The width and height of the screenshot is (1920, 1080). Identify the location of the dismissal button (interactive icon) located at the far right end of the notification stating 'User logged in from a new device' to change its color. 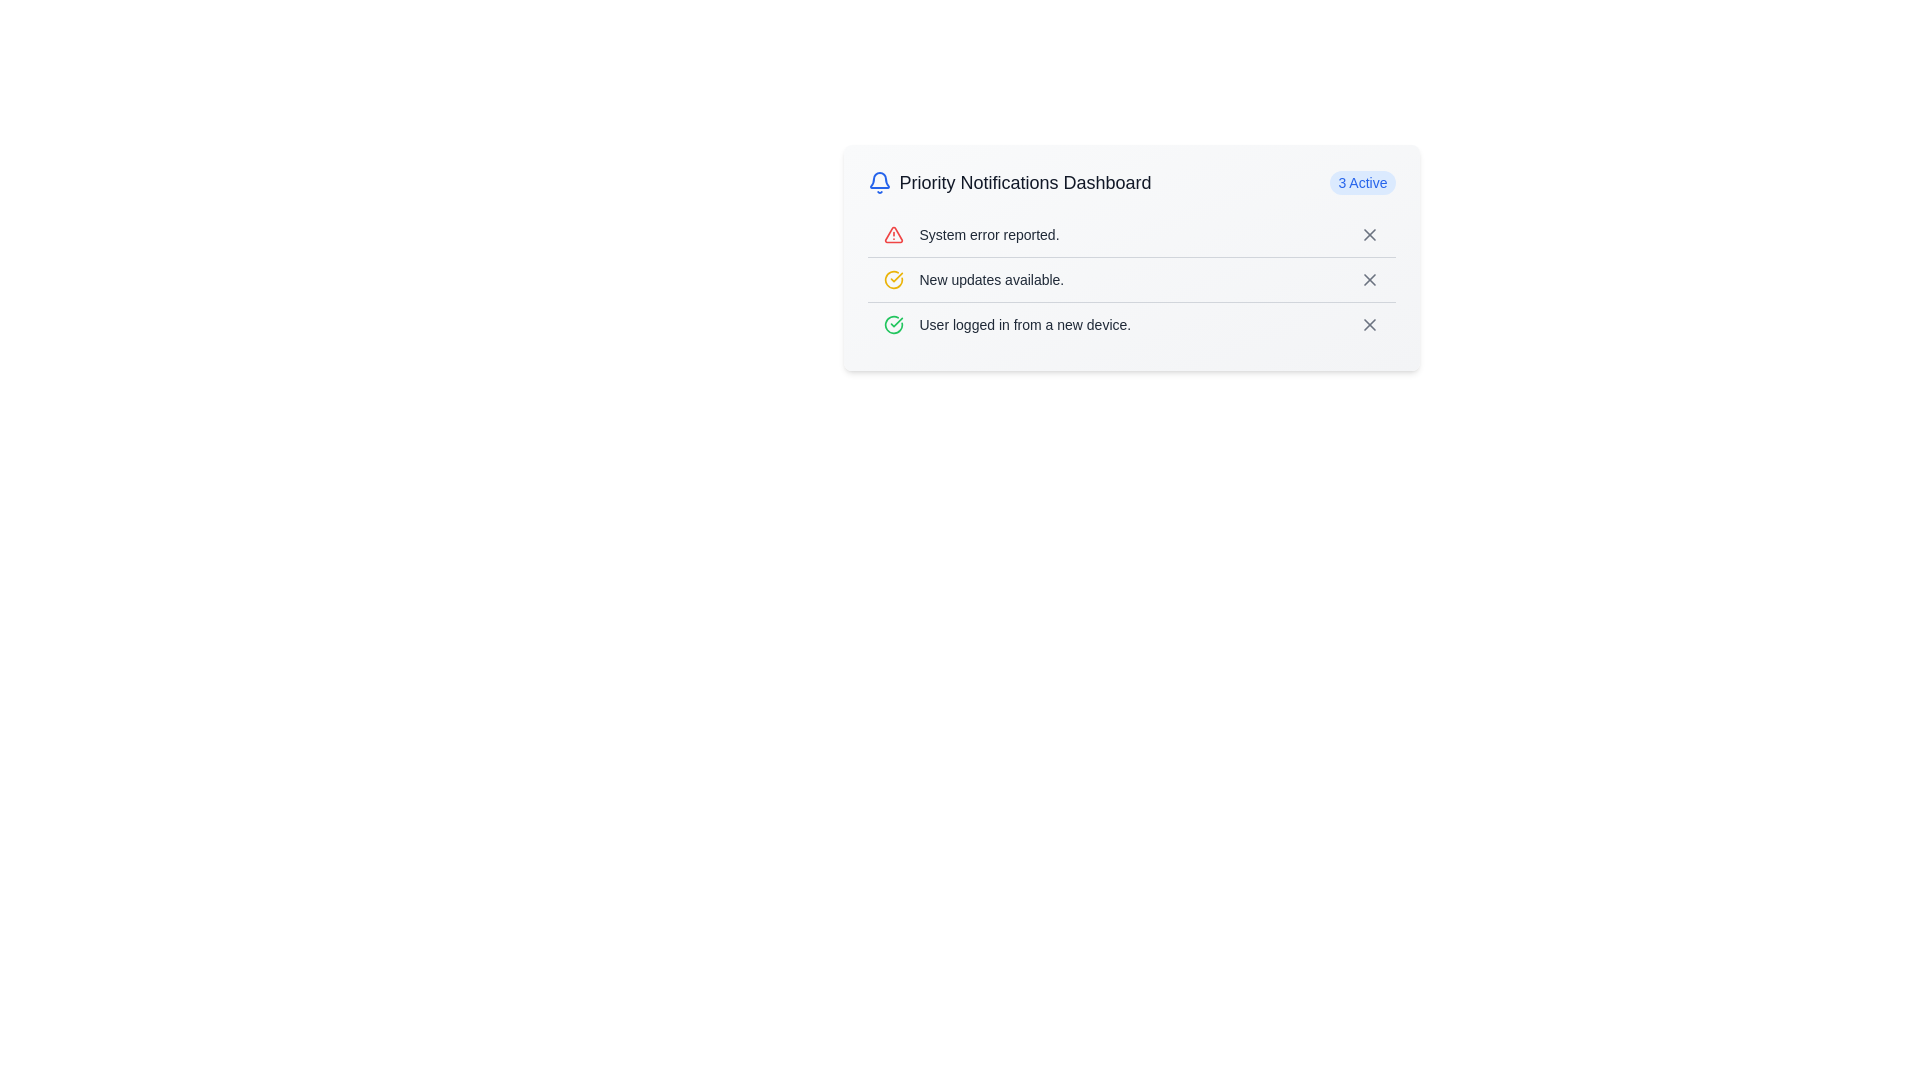
(1368, 323).